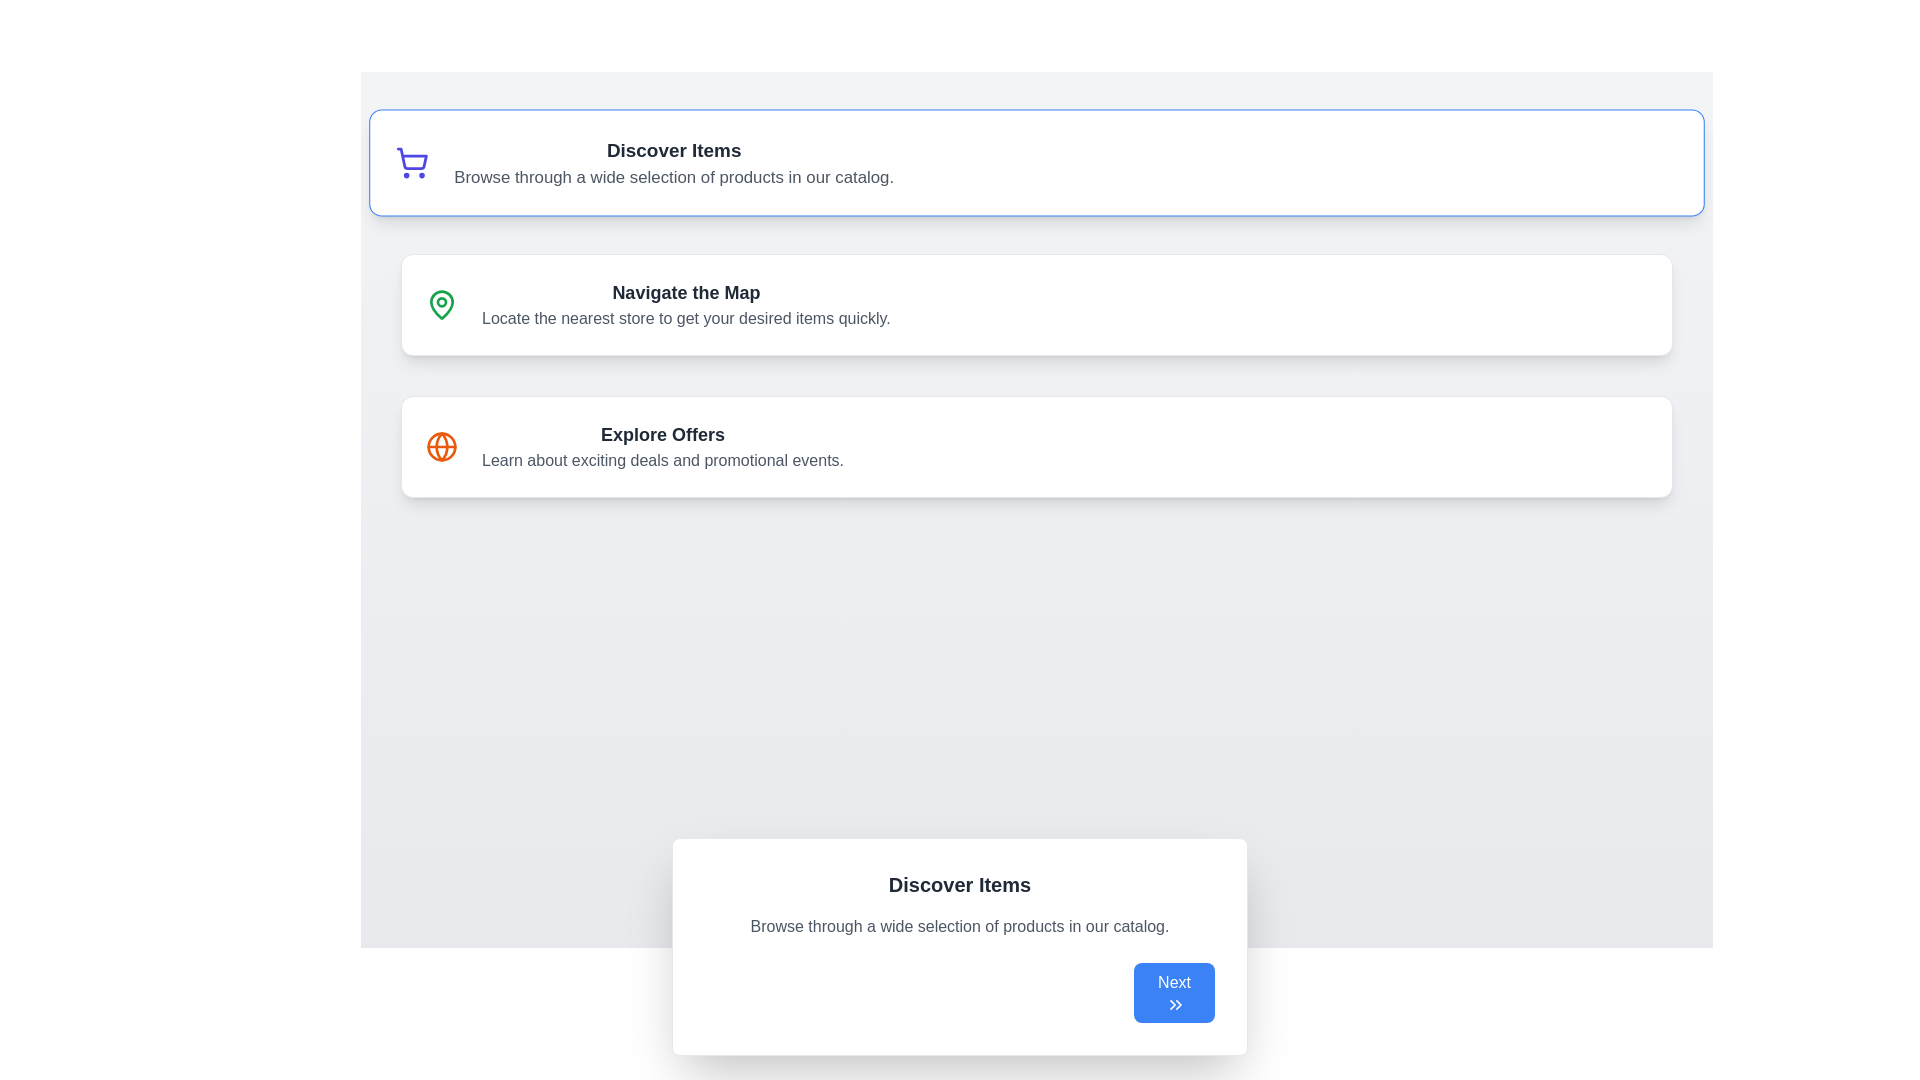  What do you see at coordinates (1176, 1005) in the screenshot?
I see `the navigation icon within the blue 'Next' button, which indicates the action to proceed to the next step` at bounding box center [1176, 1005].